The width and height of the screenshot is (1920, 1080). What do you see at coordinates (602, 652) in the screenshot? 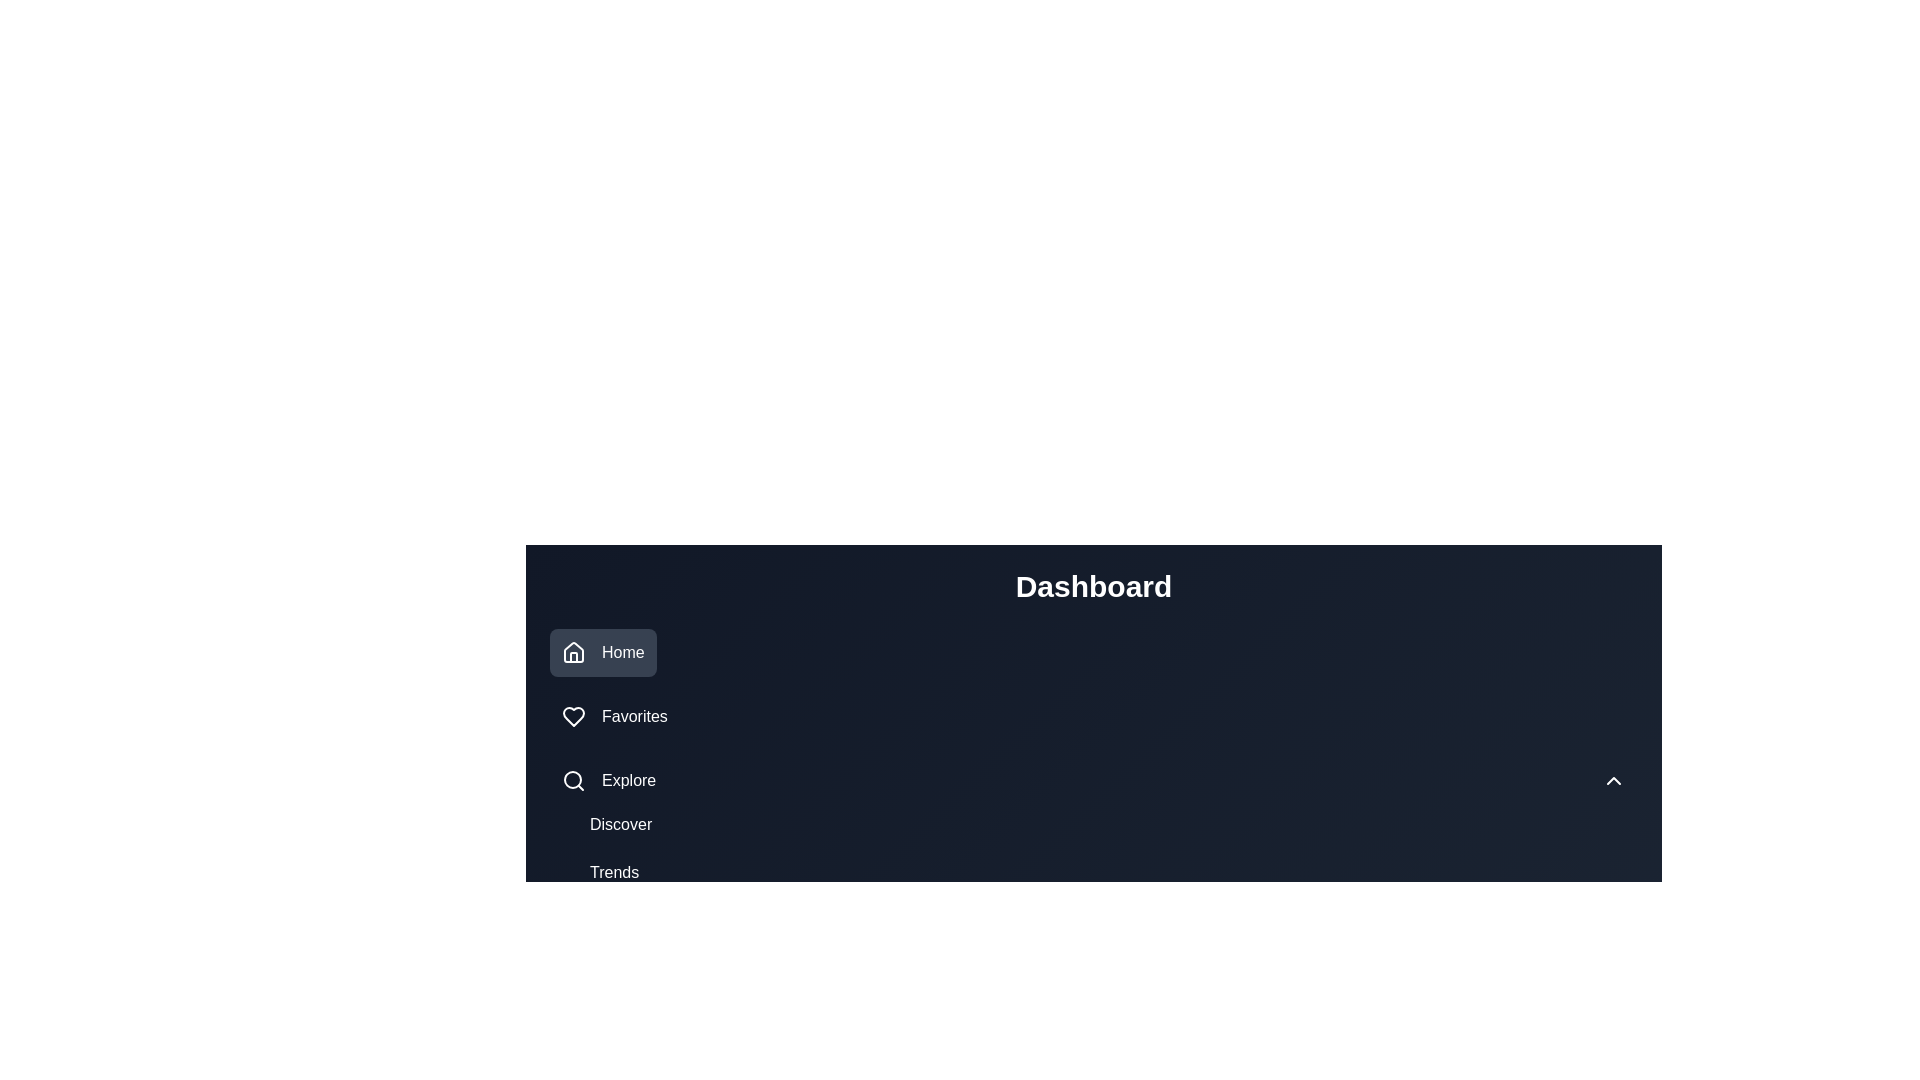
I see `the navigation button located at the top of the left sidebar menu` at bounding box center [602, 652].